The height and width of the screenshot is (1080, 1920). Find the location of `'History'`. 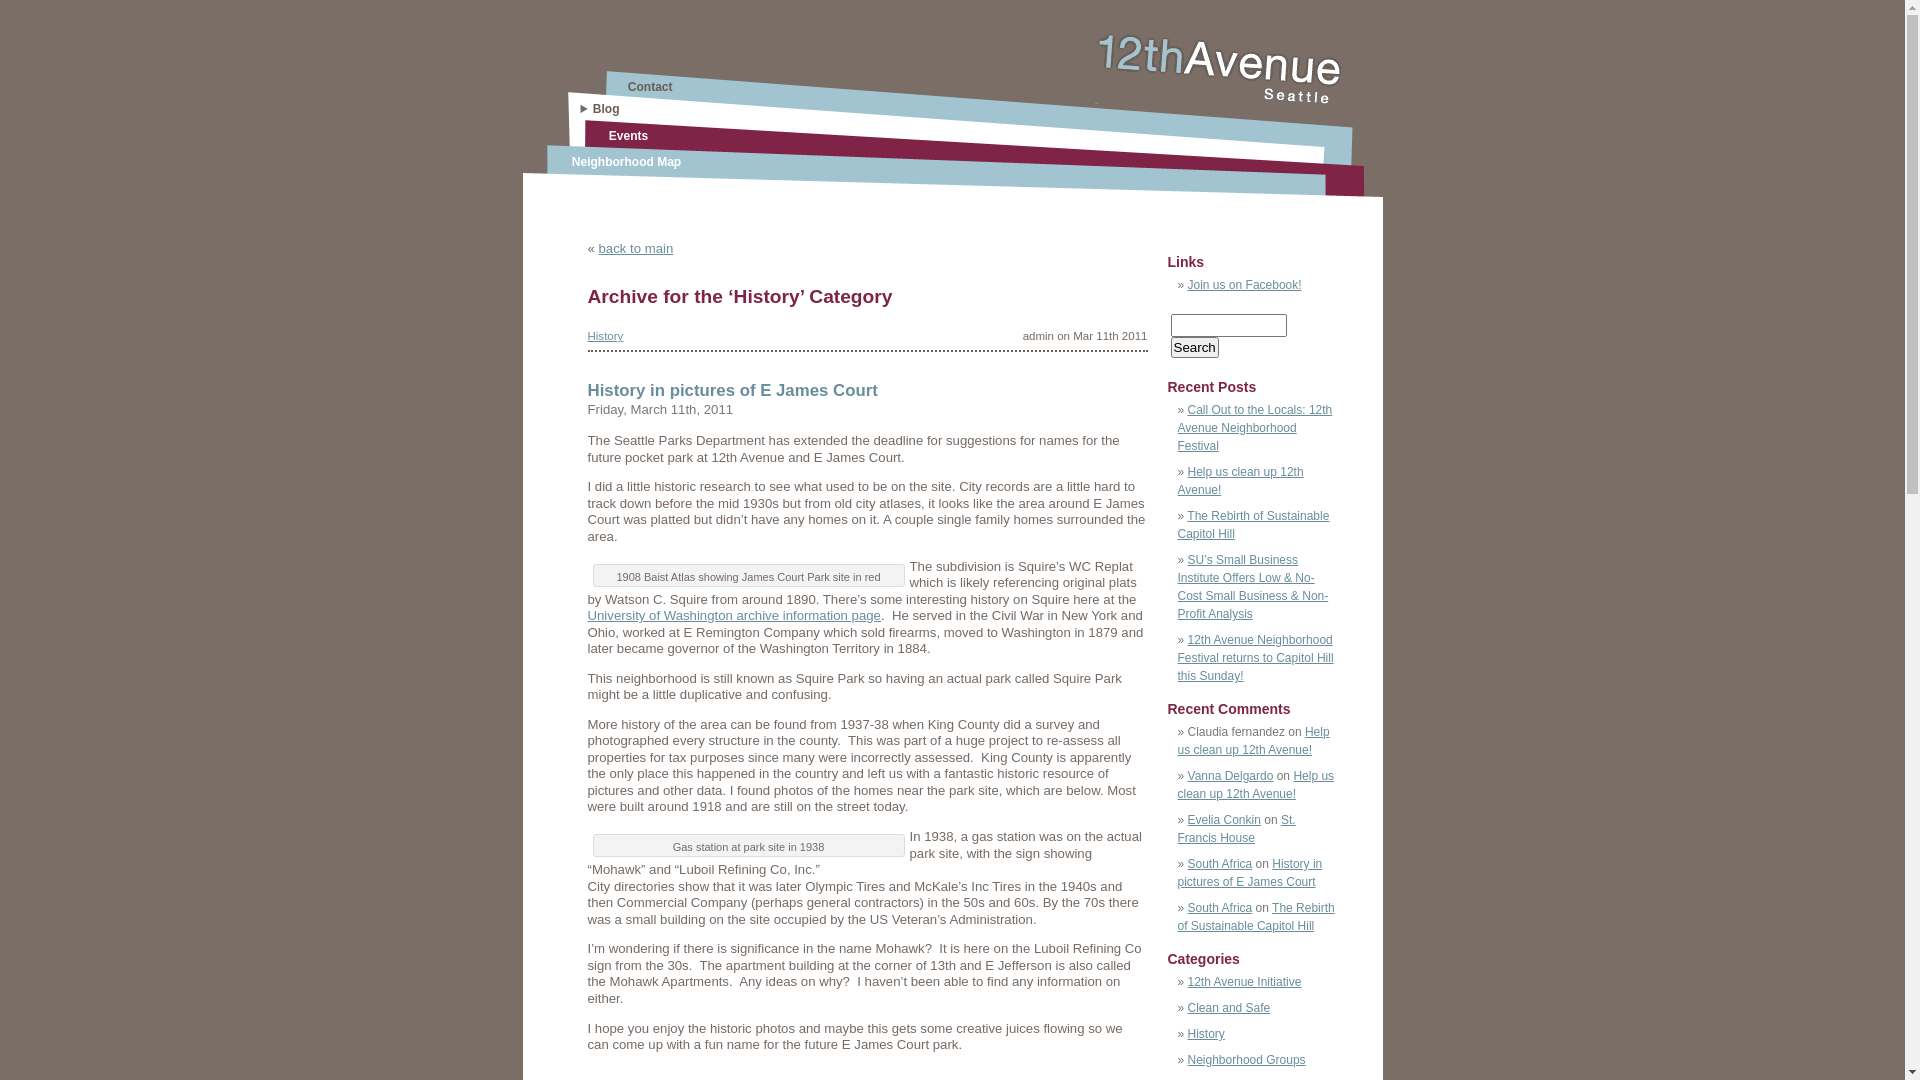

'History' is located at coordinates (1188, 1033).